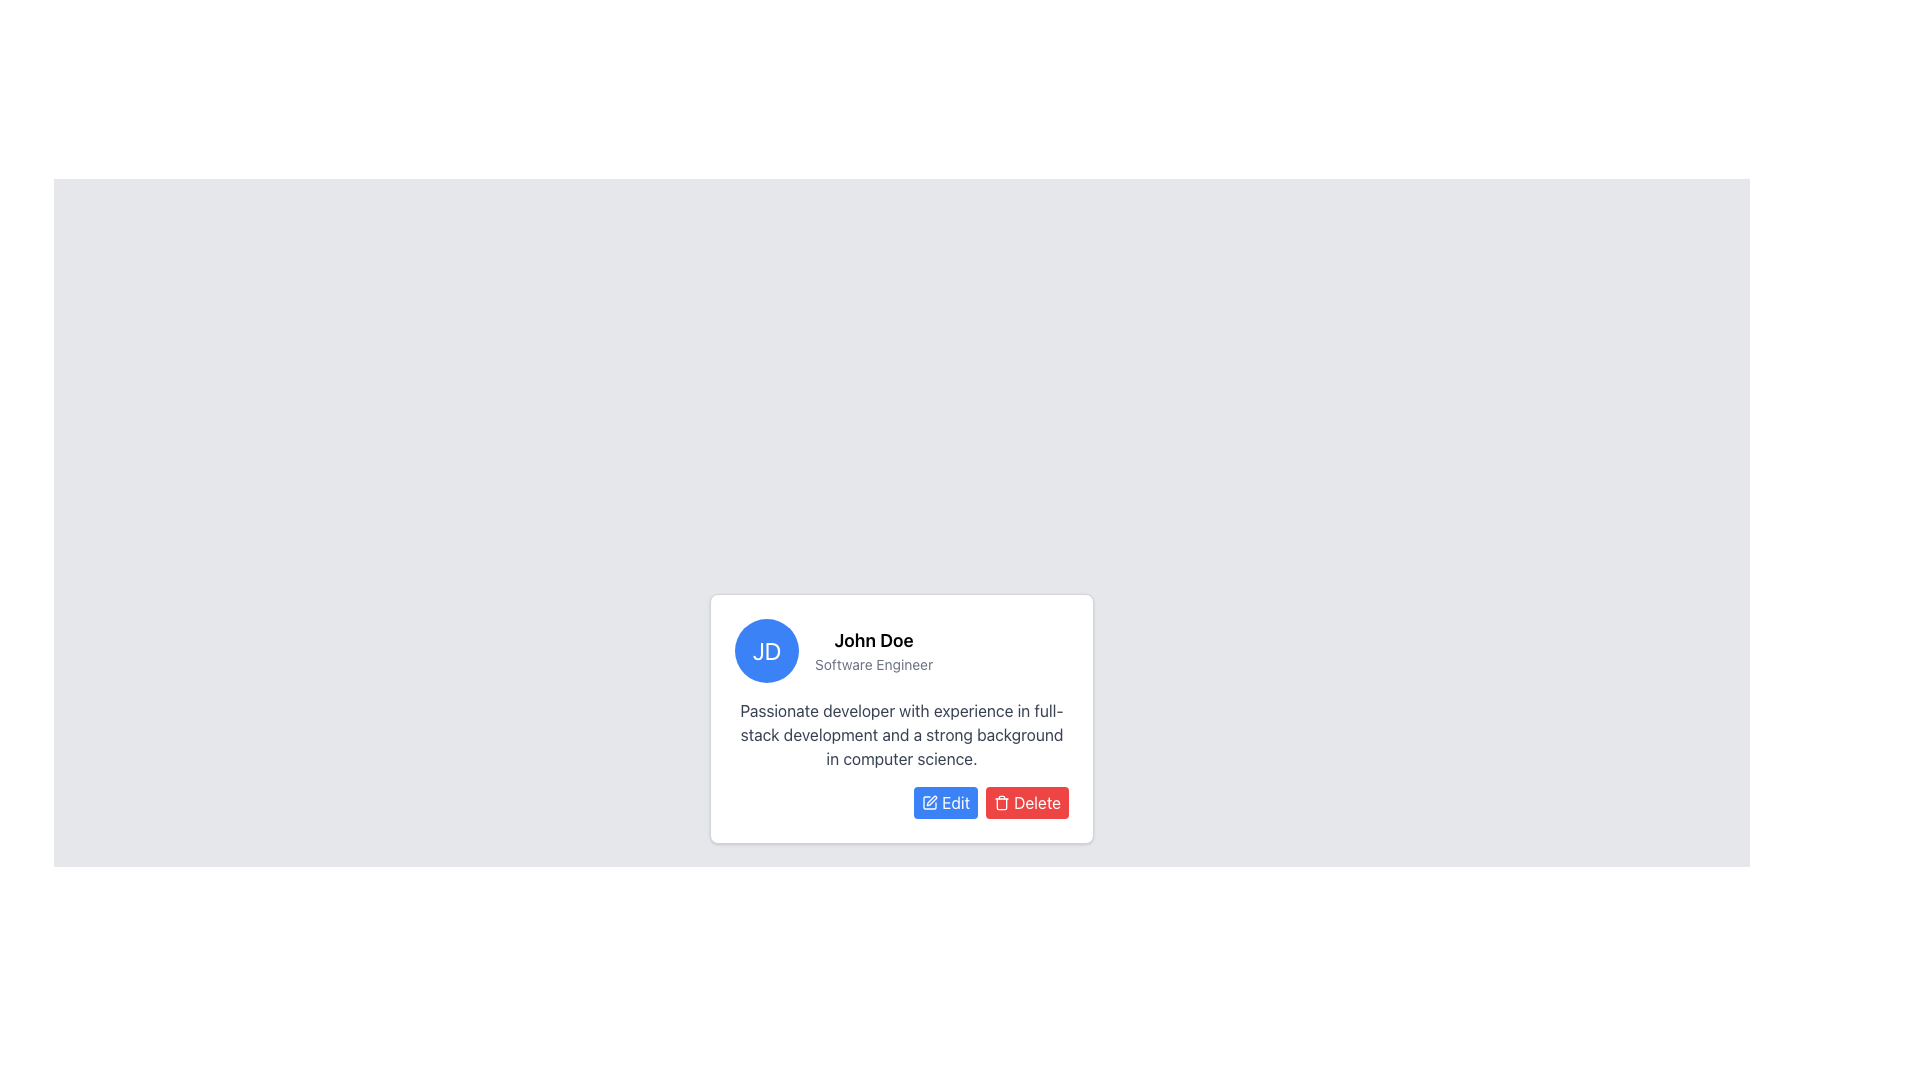 Image resolution: width=1920 pixels, height=1080 pixels. What do you see at coordinates (901, 801) in the screenshot?
I see `the 'Edit' button located at the bottom-right section of John's profile card to initiate editing` at bounding box center [901, 801].